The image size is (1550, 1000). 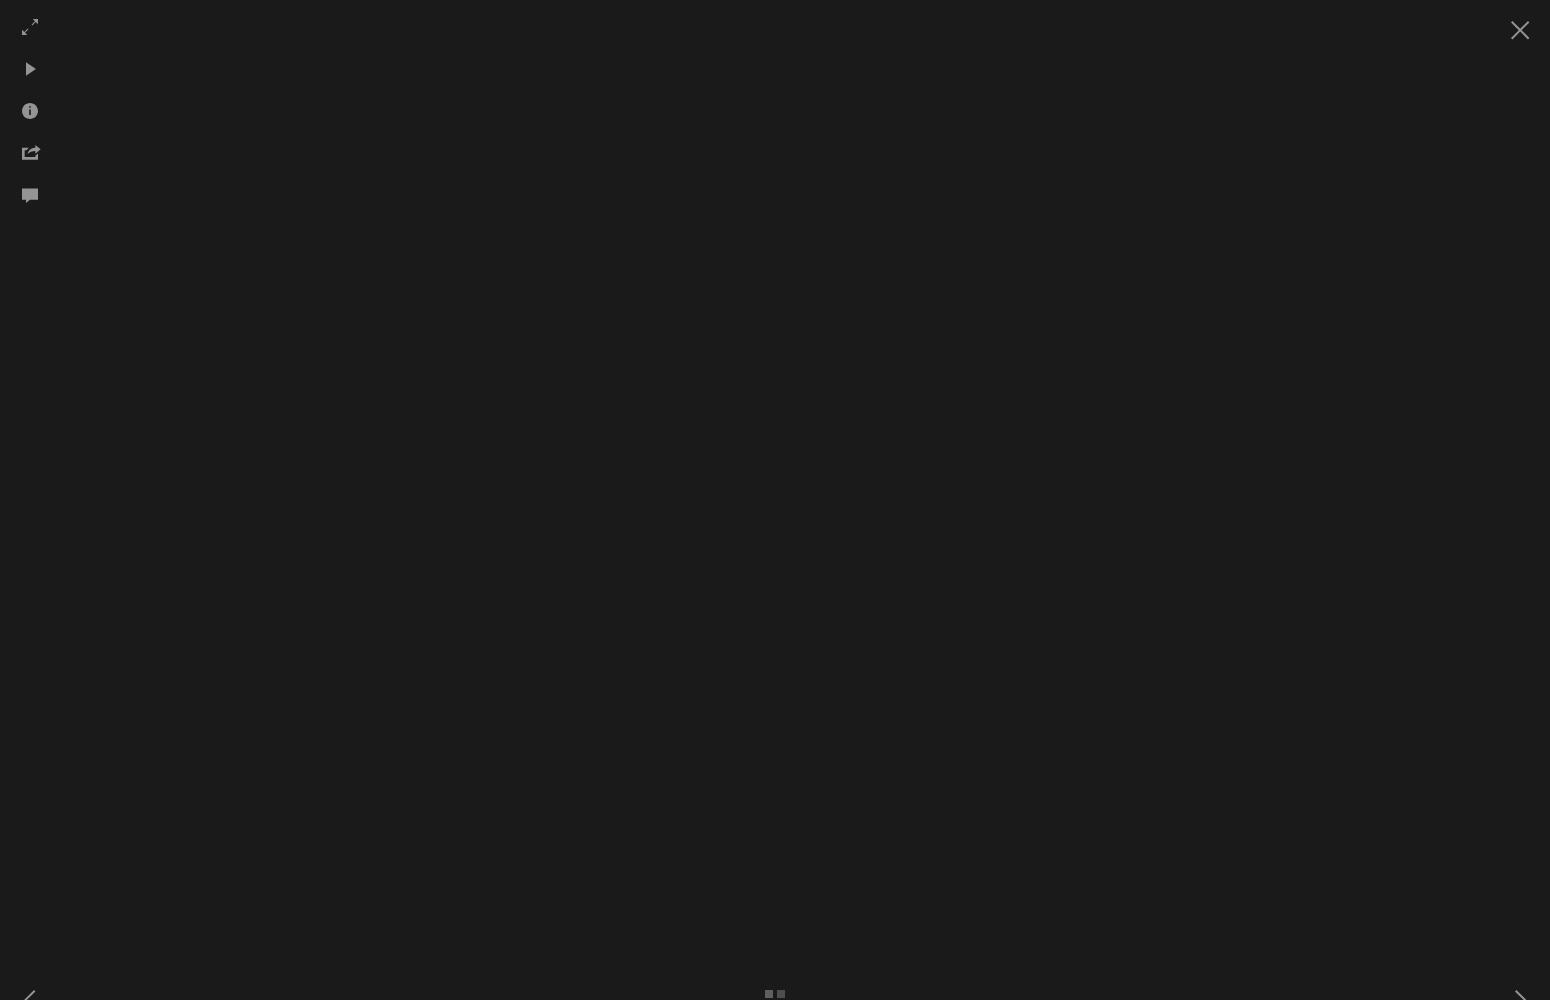 What do you see at coordinates (1179, 230) in the screenshot?
I see `'Landscapes'` at bounding box center [1179, 230].